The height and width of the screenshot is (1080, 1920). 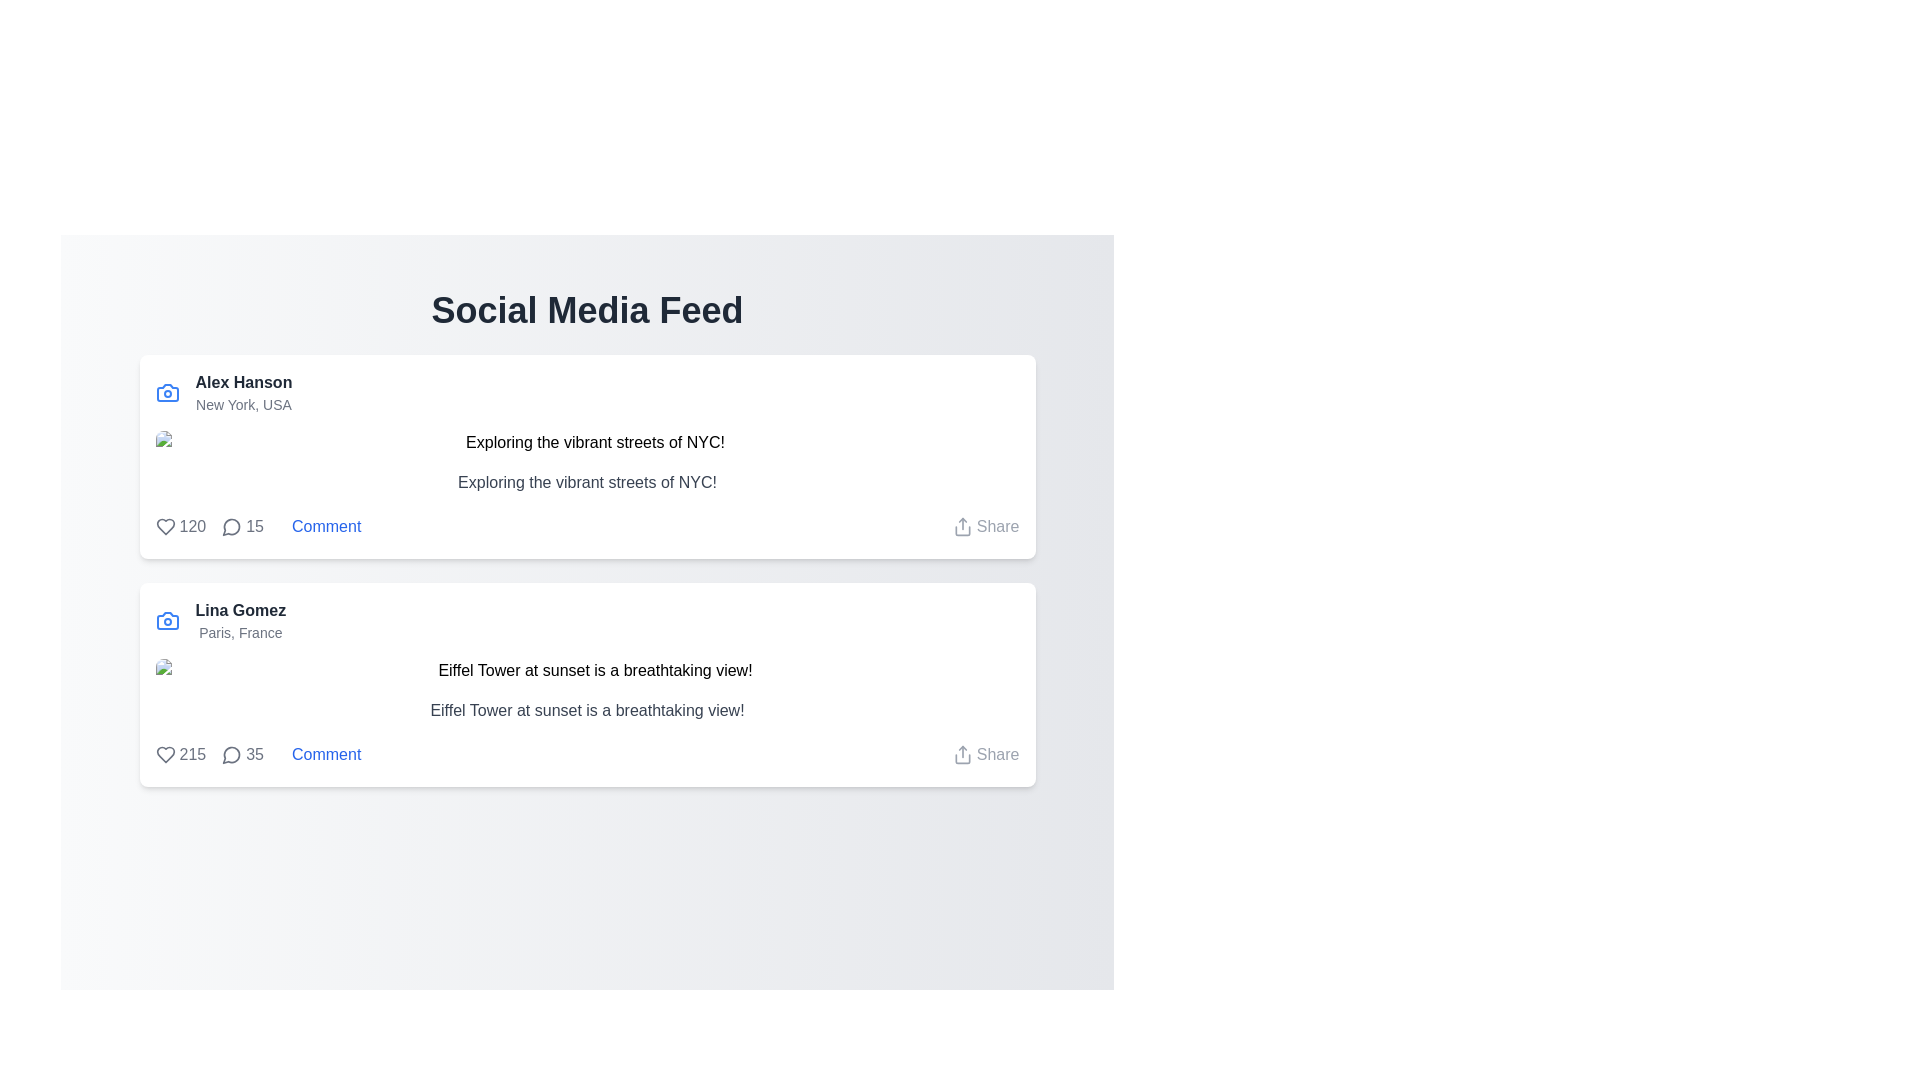 What do you see at coordinates (586, 456) in the screenshot?
I see `the user name in the first social media post card` at bounding box center [586, 456].